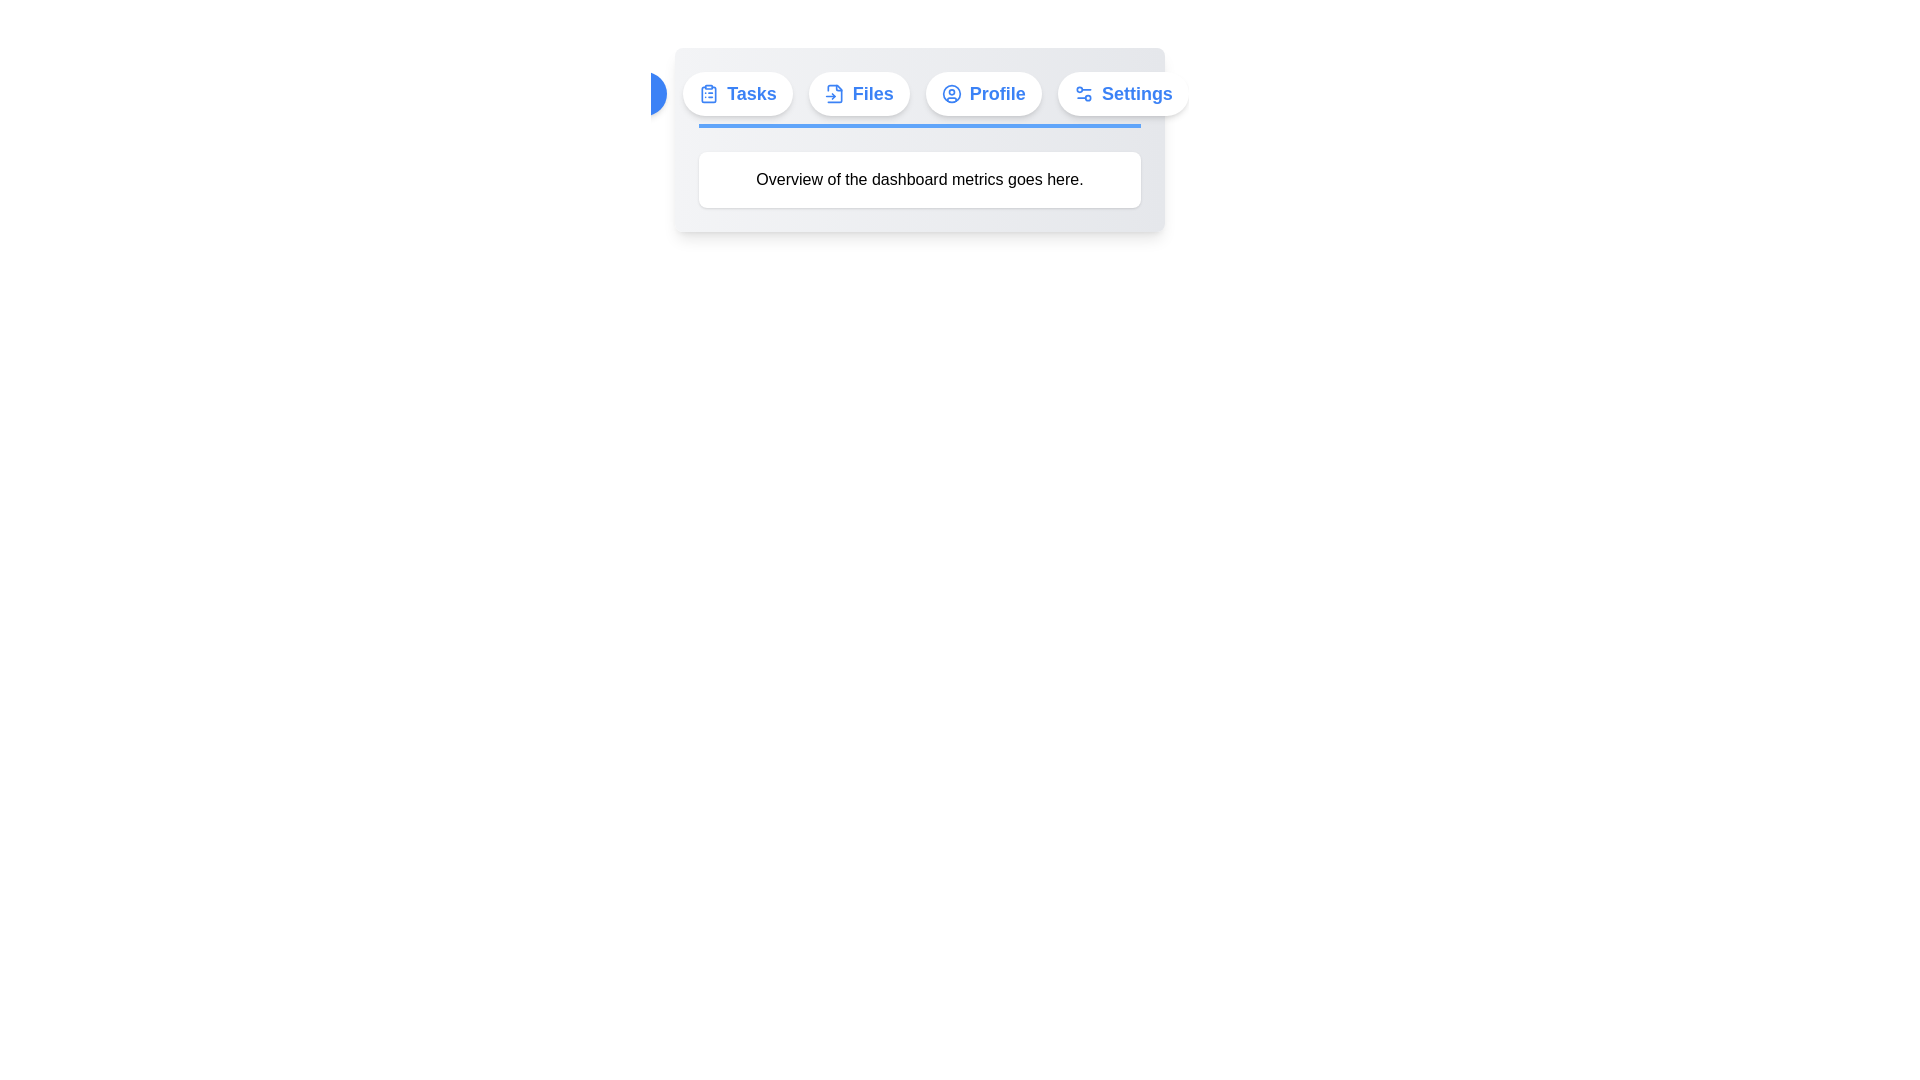 The image size is (1920, 1080). What do you see at coordinates (1082, 93) in the screenshot?
I see `the settings icon located on the rightmost side of the navigation bar, which visually represents the settings option and complements the 'Settings' label` at bounding box center [1082, 93].